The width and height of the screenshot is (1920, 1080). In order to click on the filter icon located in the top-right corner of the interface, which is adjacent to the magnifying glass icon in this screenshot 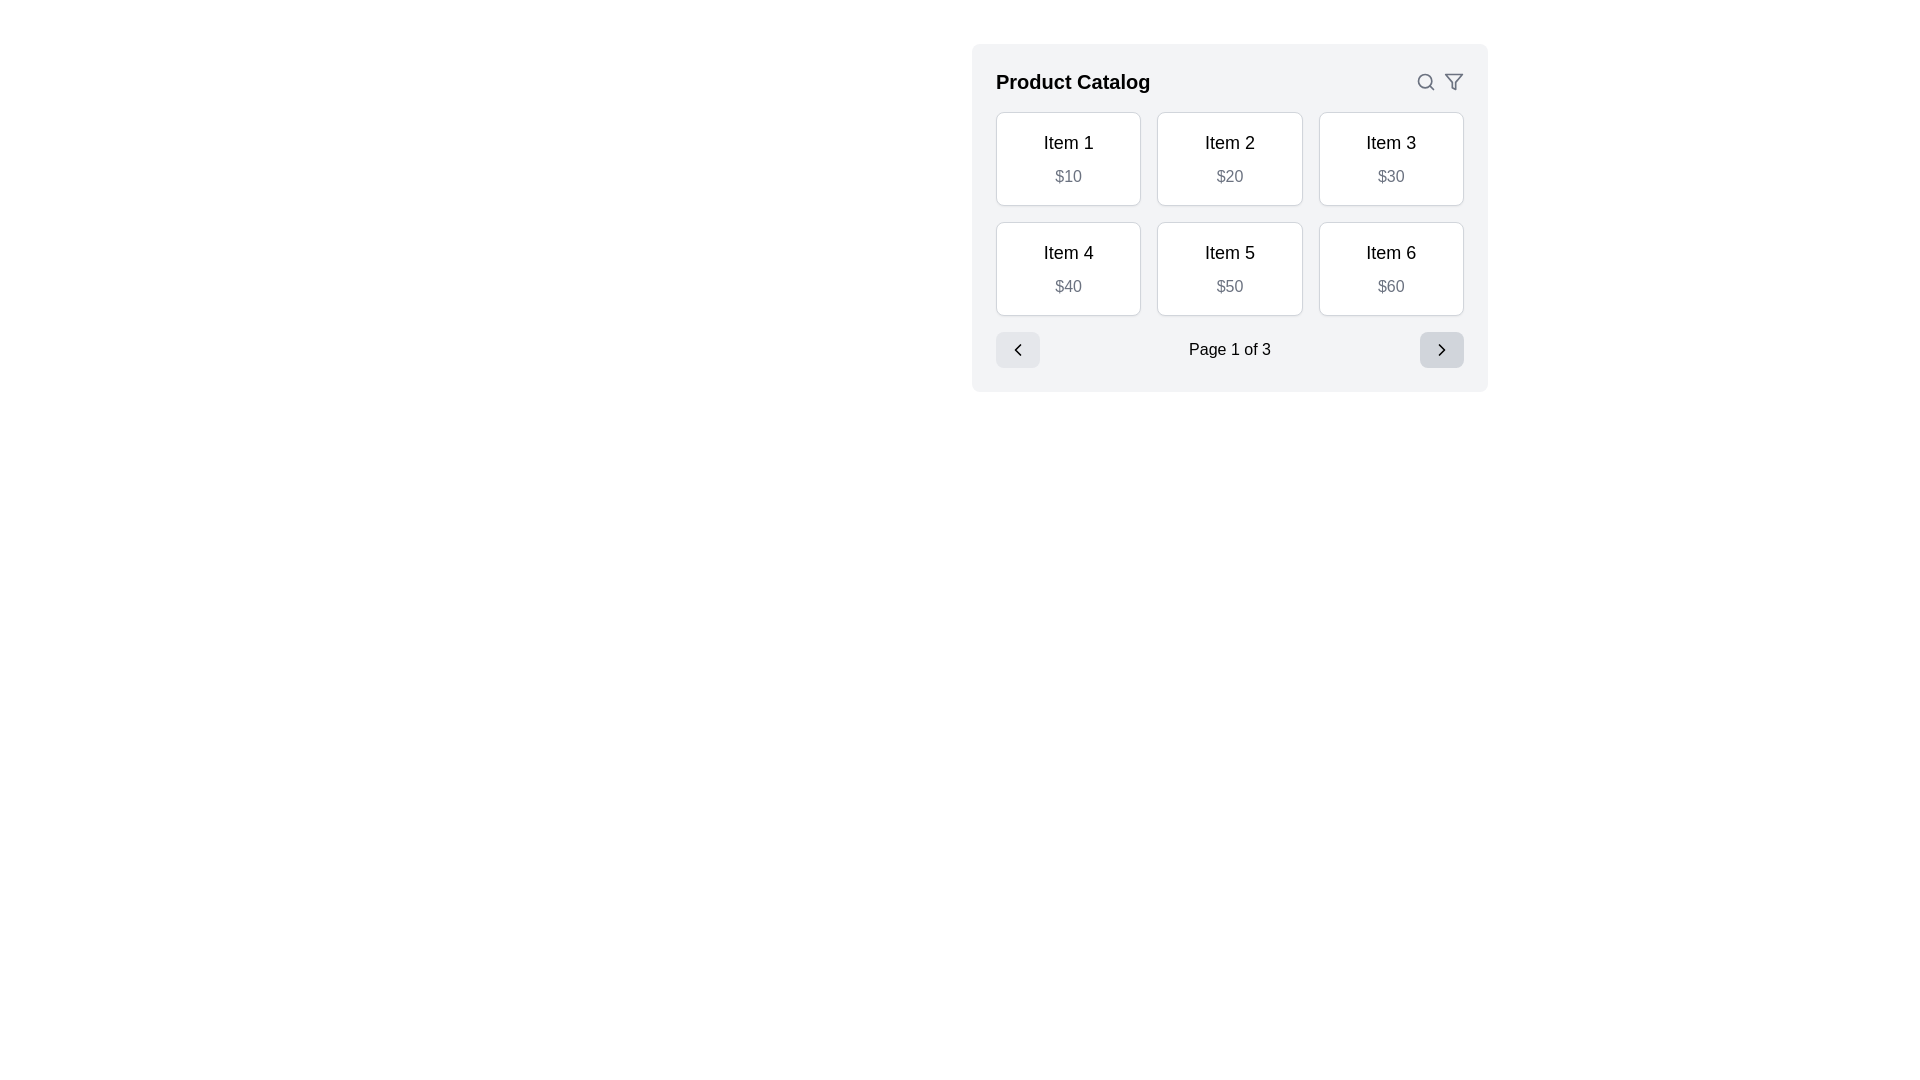, I will do `click(1454, 80)`.